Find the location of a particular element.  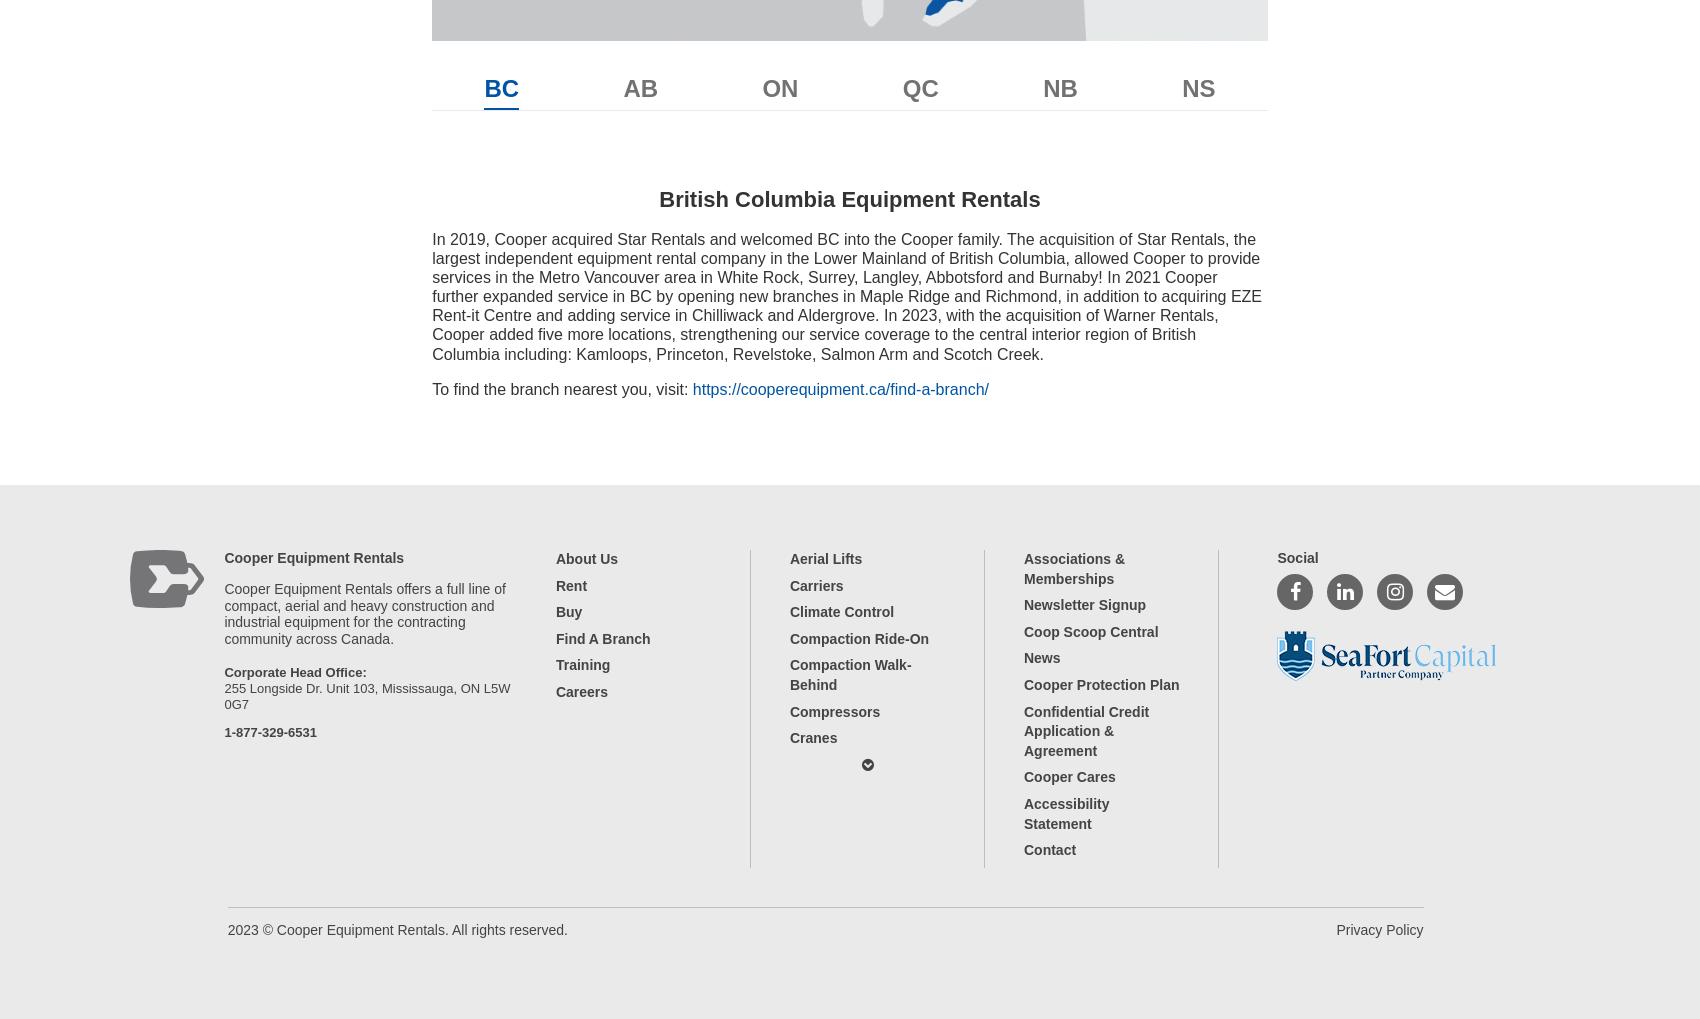

'Cranes' is located at coordinates (811, 737).